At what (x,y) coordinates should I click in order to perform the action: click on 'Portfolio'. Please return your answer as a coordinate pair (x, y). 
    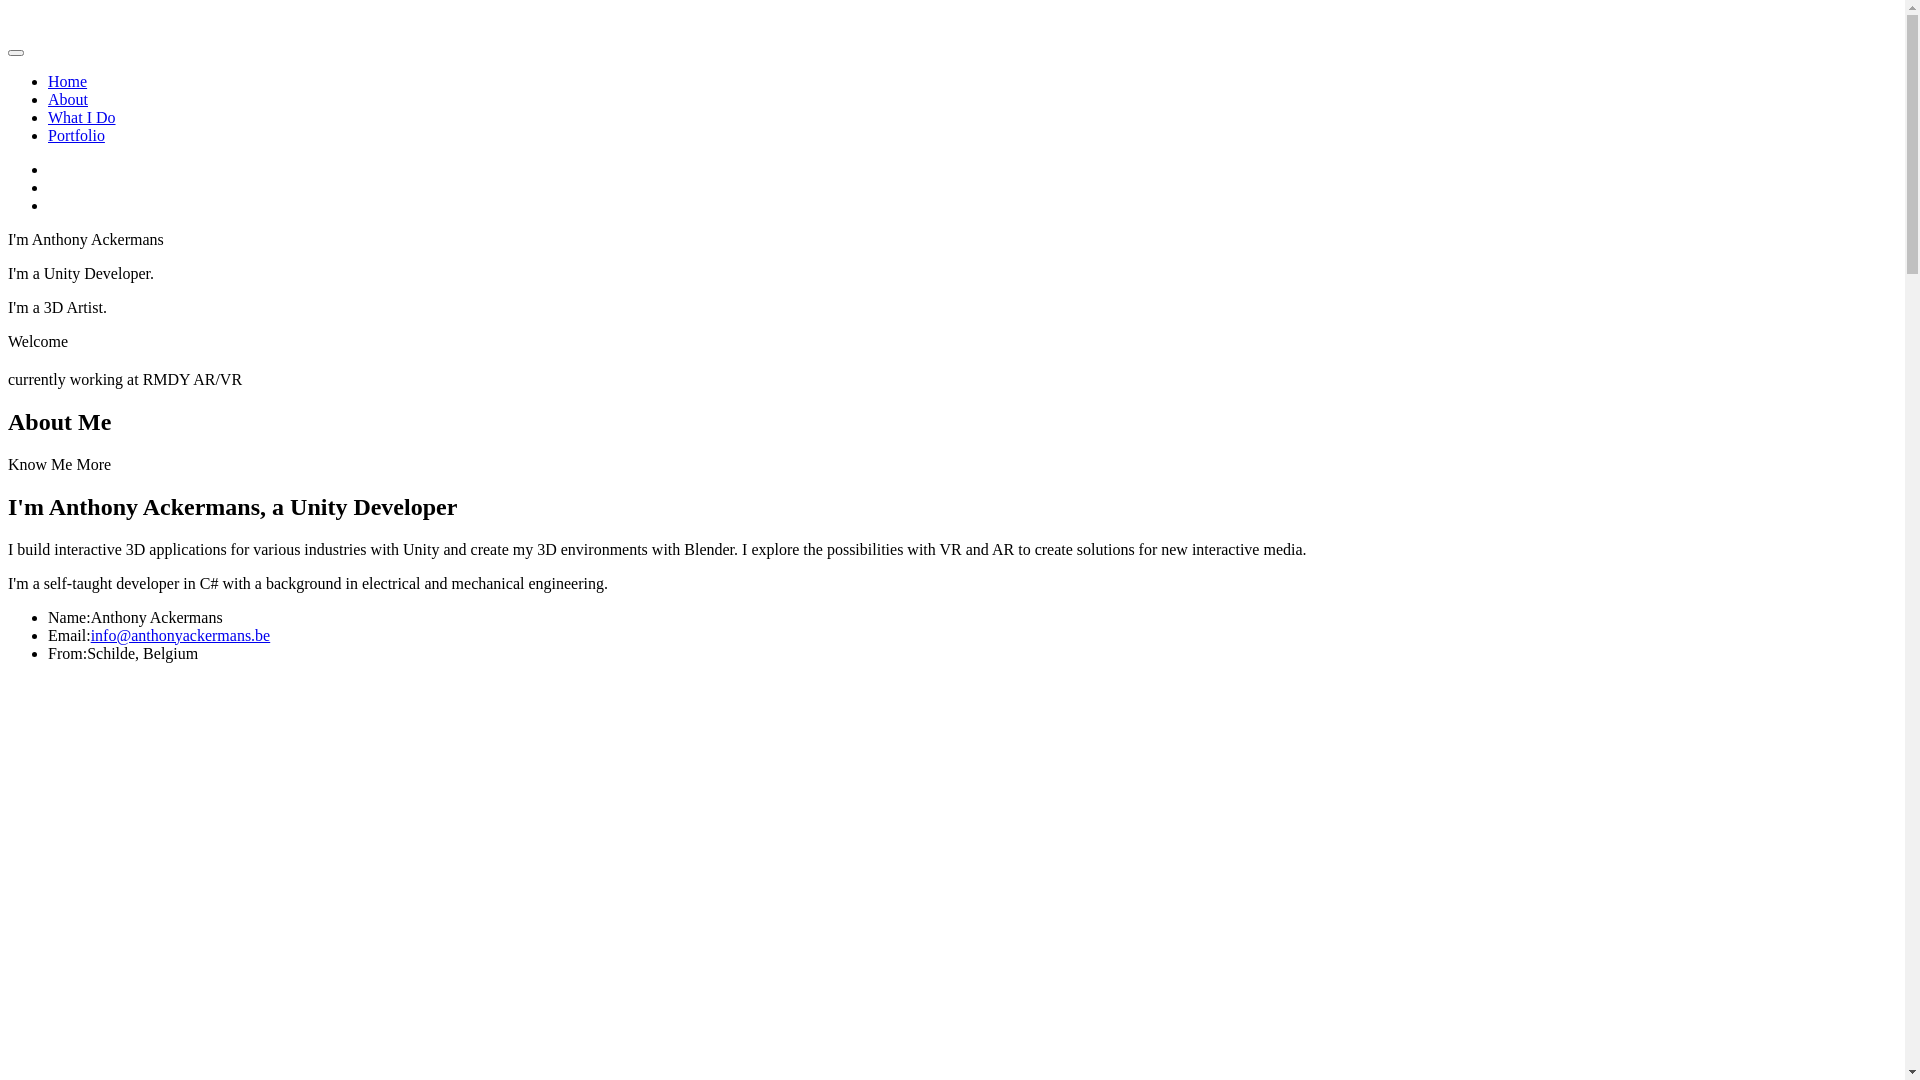
    Looking at the image, I should click on (48, 135).